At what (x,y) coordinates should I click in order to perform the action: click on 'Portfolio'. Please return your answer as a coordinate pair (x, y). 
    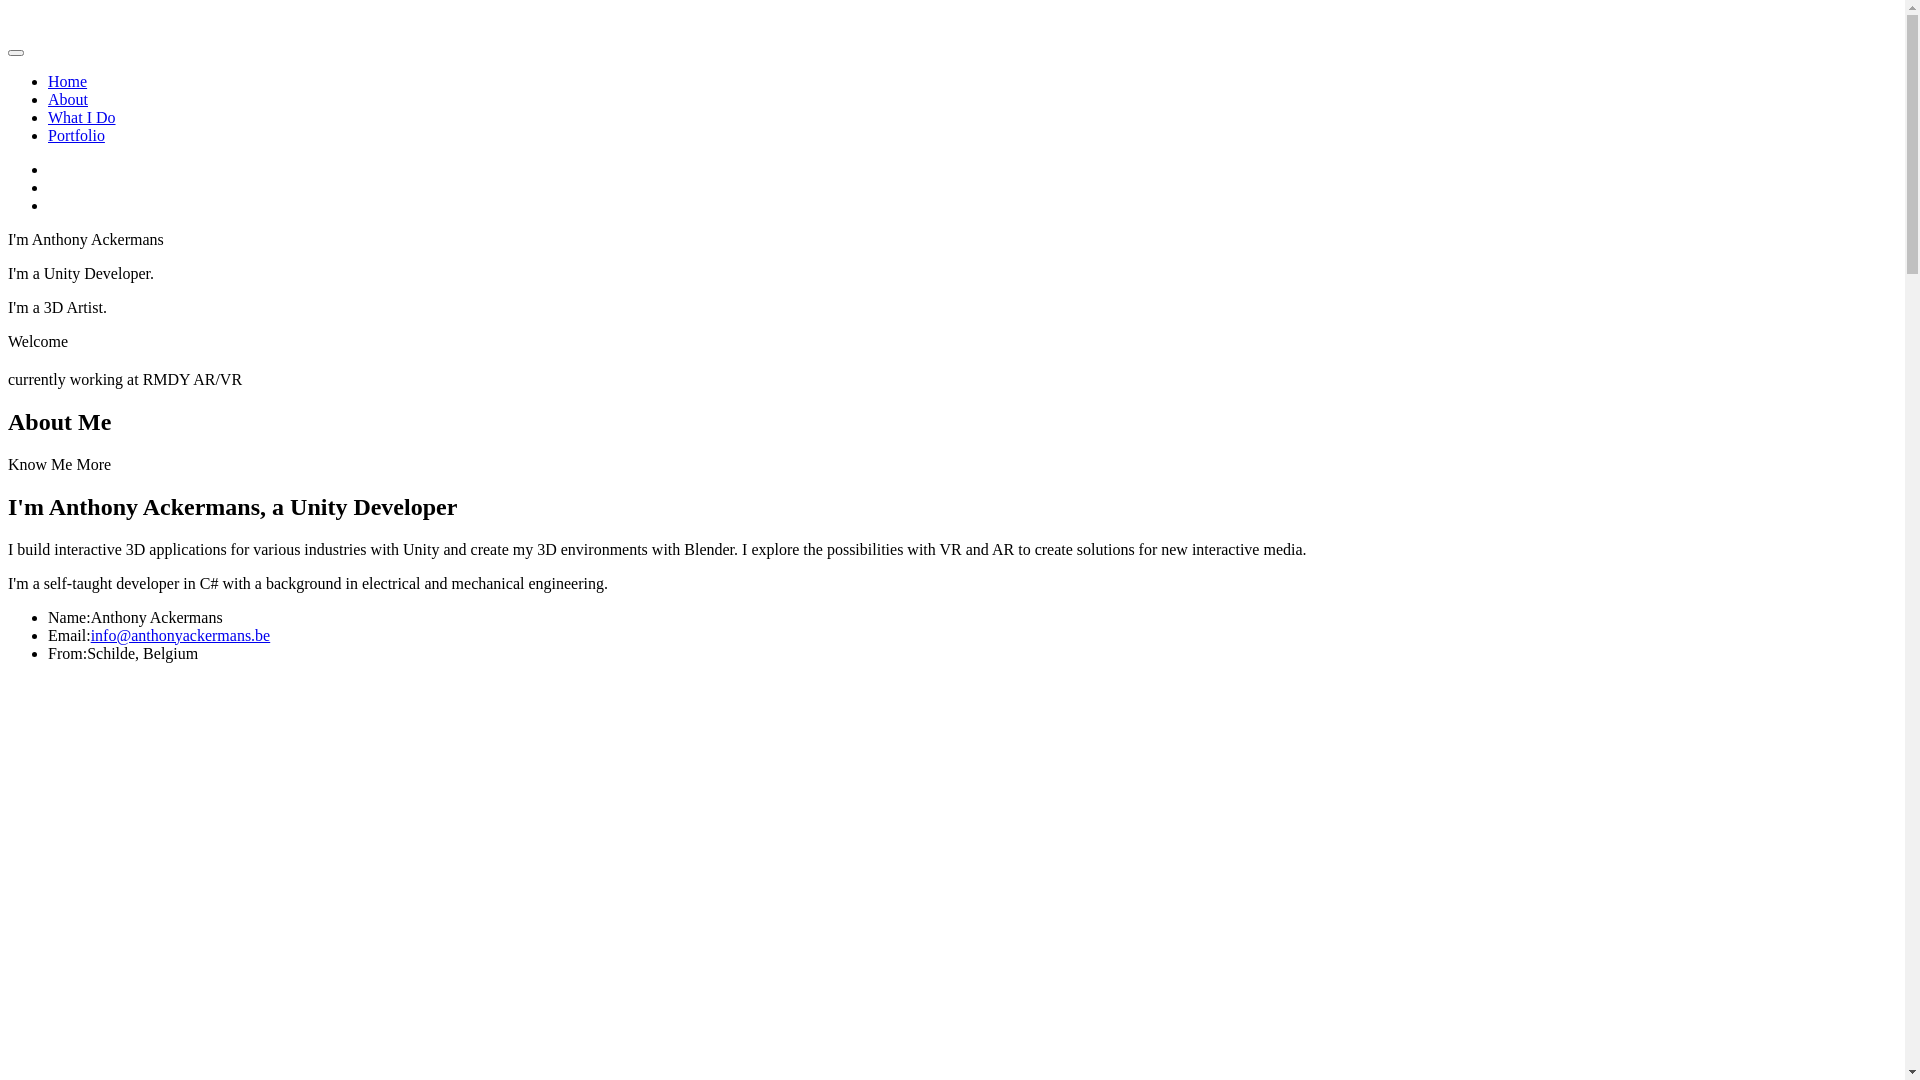
    Looking at the image, I should click on (48, 135).